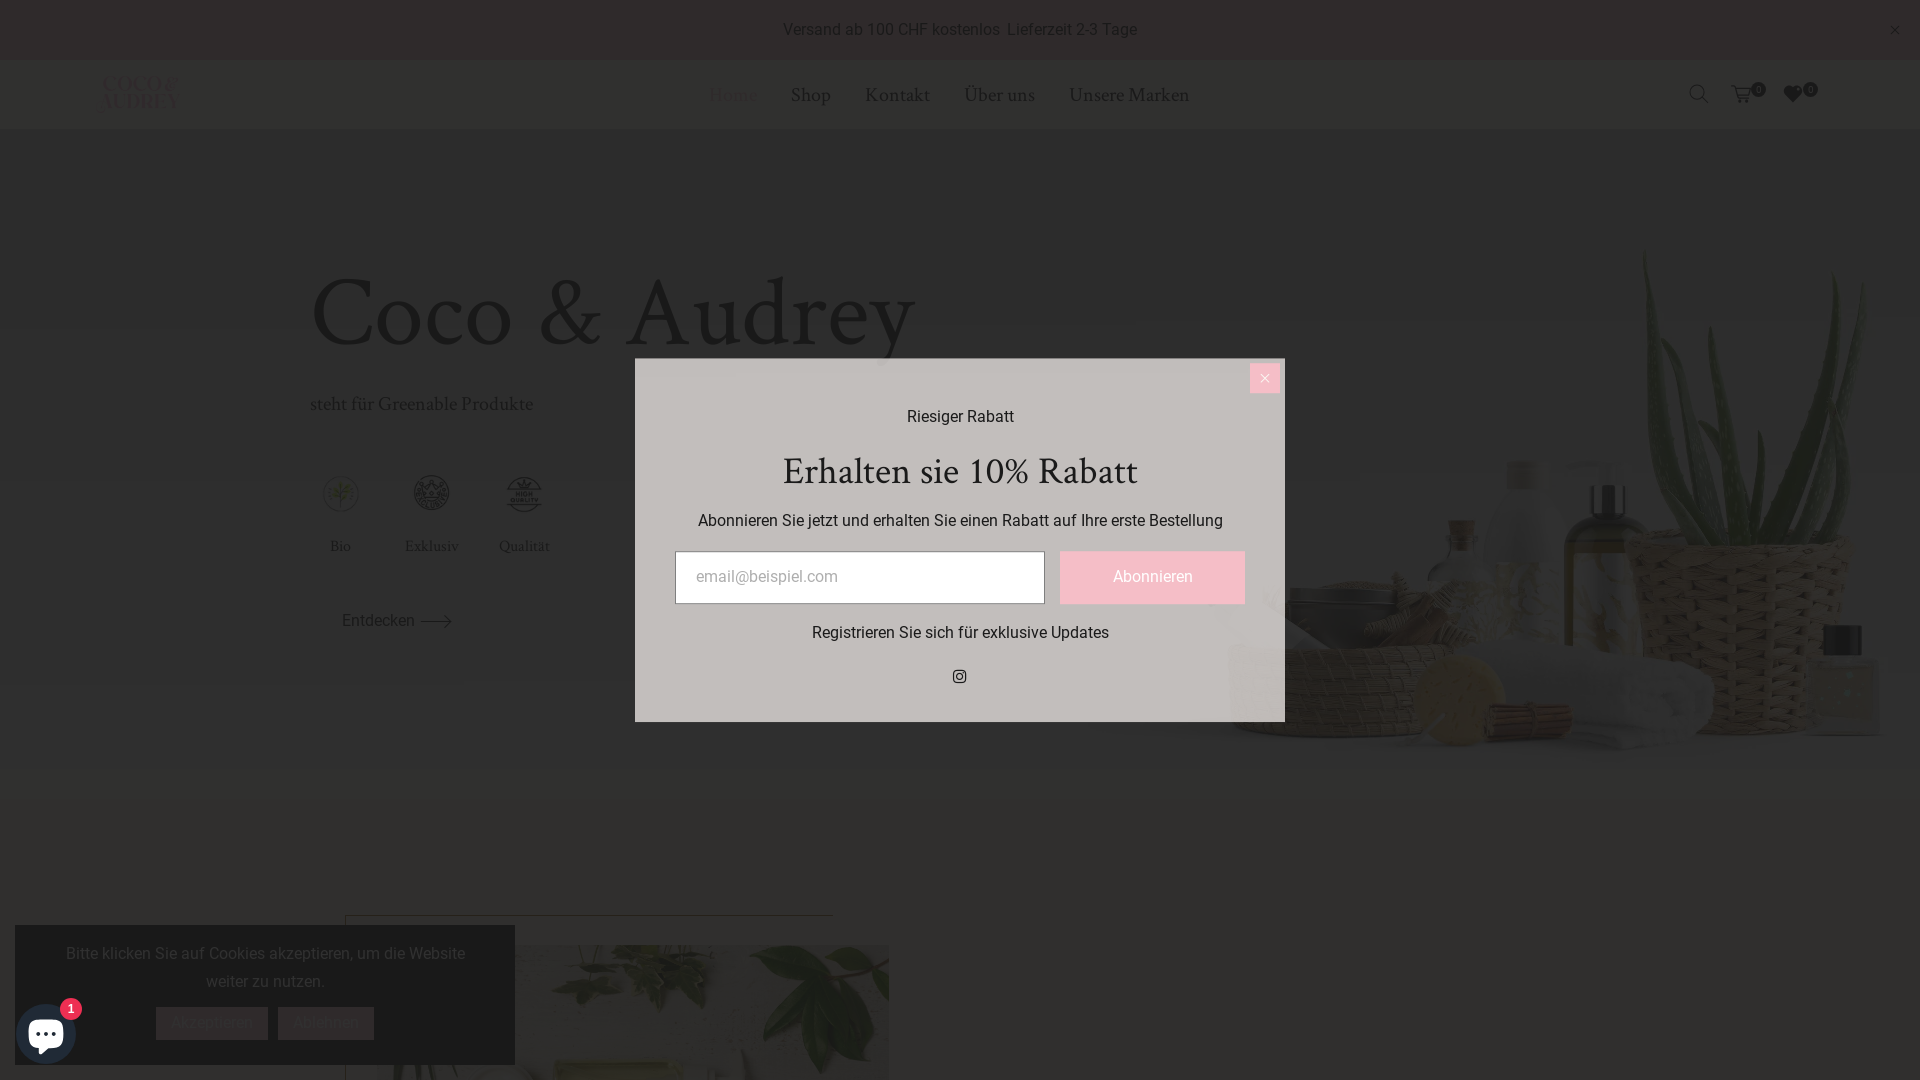  I want to click on 'Onlineshop-Chat von Shopify', so click(46, 1029).